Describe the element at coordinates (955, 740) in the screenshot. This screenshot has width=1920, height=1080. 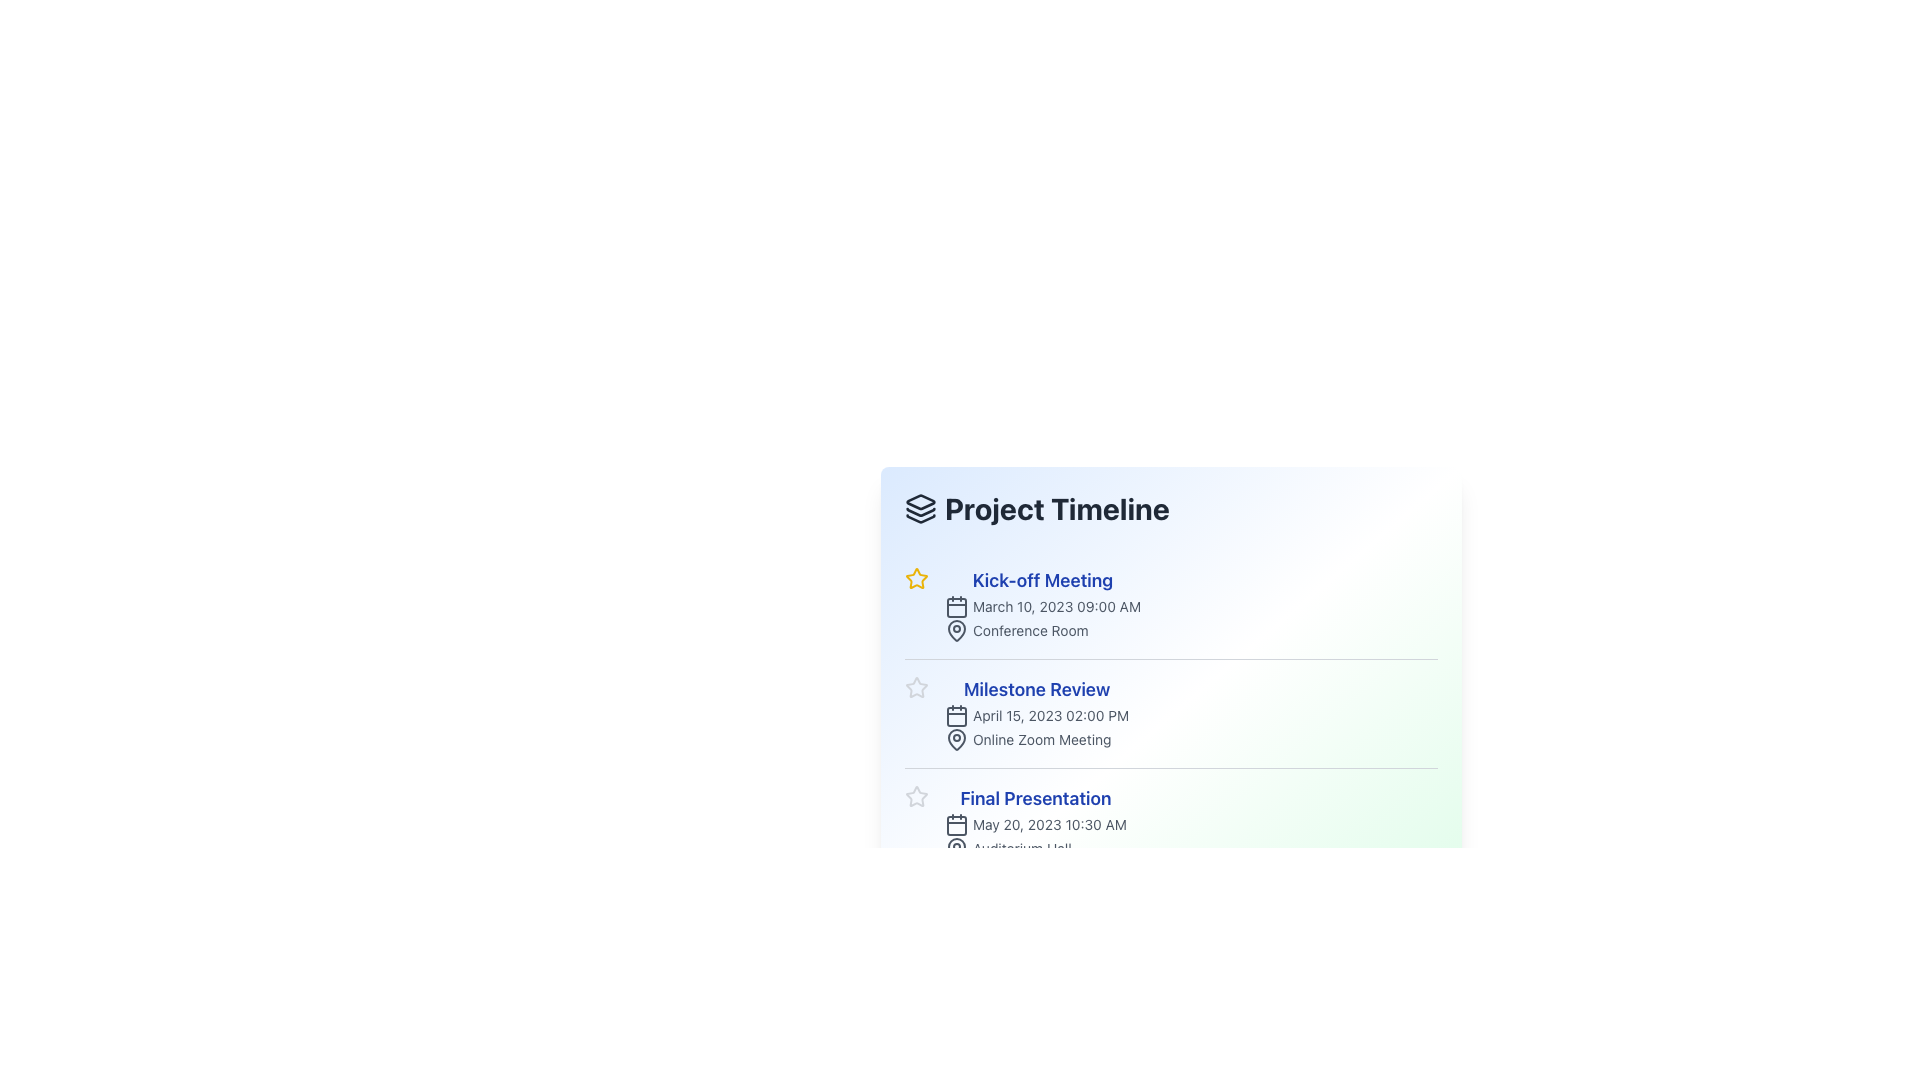
I see `the icon indicating the online event, located at the beginning of the row containing 'Online Zoom Meeting' and adjacent to 'Milestone Review'` at that location.